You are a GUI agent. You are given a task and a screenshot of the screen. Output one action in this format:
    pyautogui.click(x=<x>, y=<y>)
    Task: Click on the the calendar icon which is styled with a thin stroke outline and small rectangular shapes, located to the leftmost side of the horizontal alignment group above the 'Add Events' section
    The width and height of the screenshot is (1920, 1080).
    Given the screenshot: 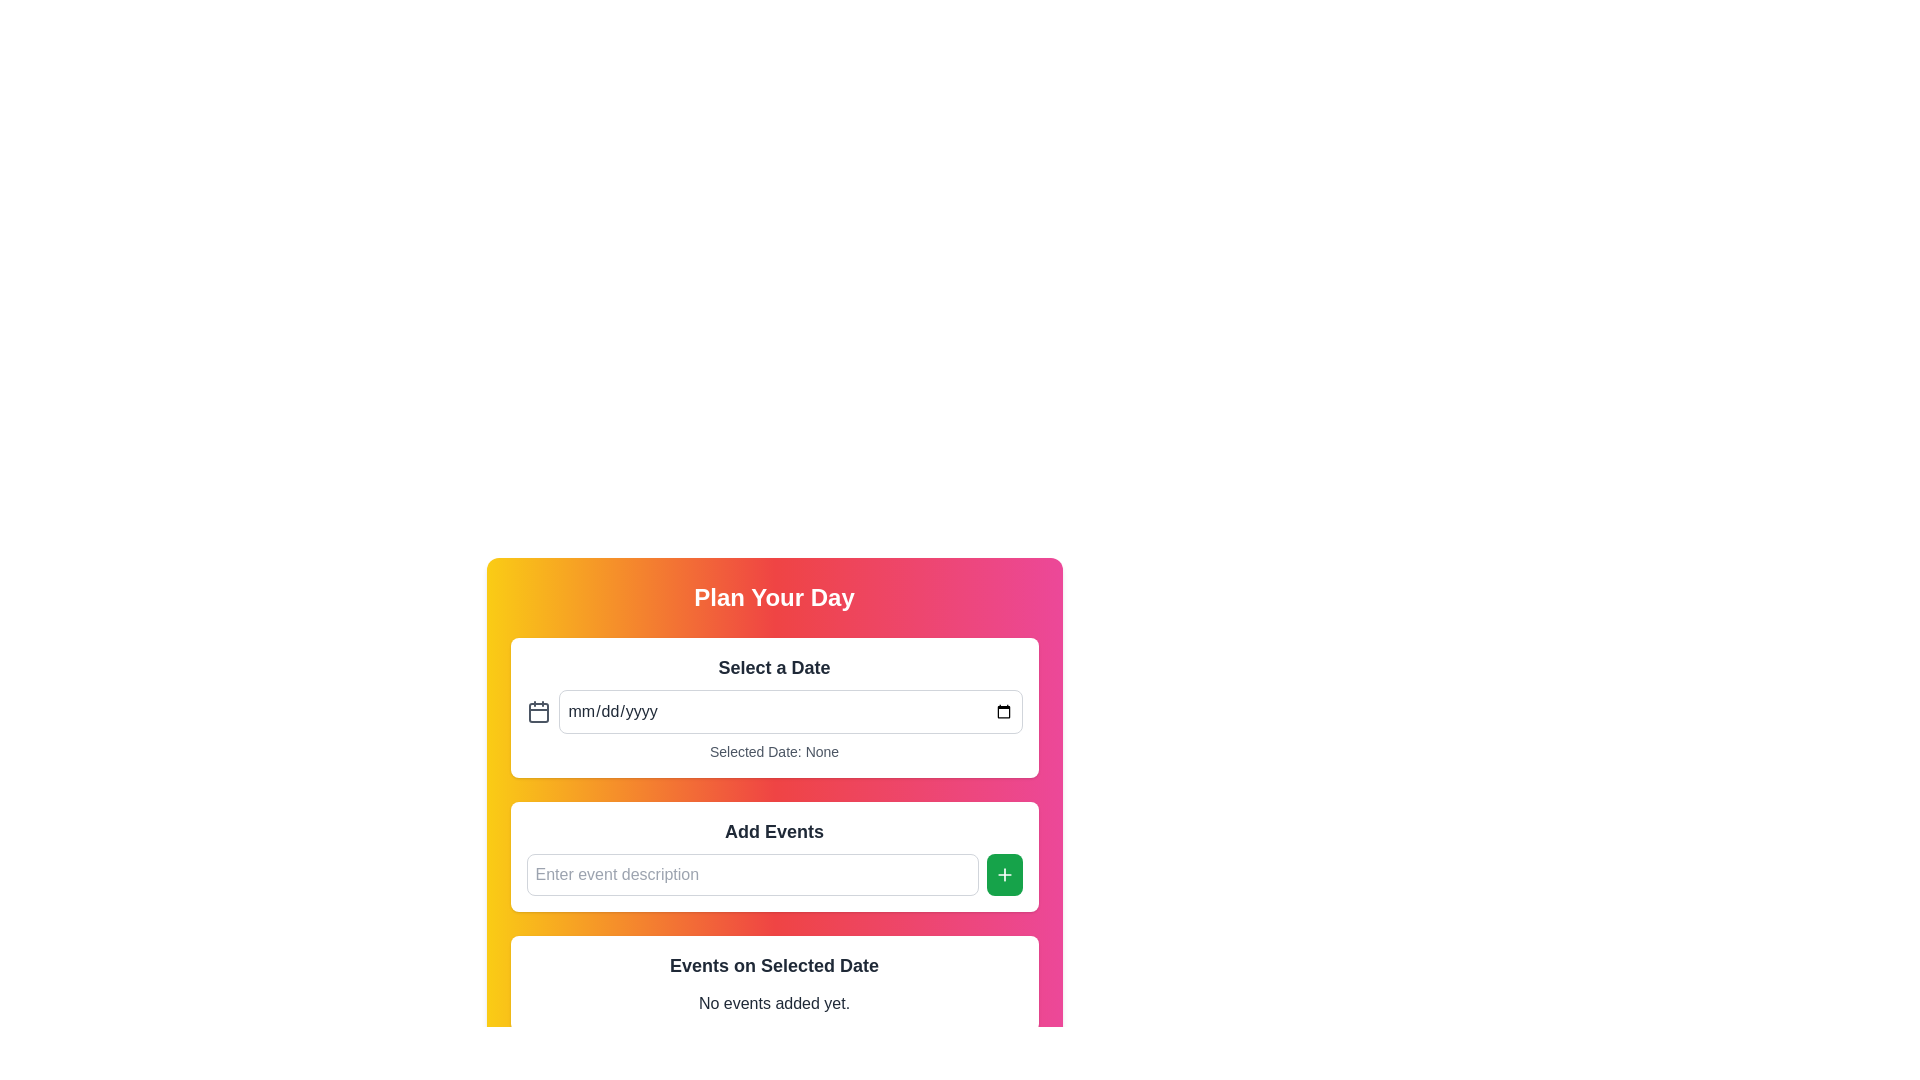 What is the action you would take?
    pyautogui.click(x=538, y=711)
    